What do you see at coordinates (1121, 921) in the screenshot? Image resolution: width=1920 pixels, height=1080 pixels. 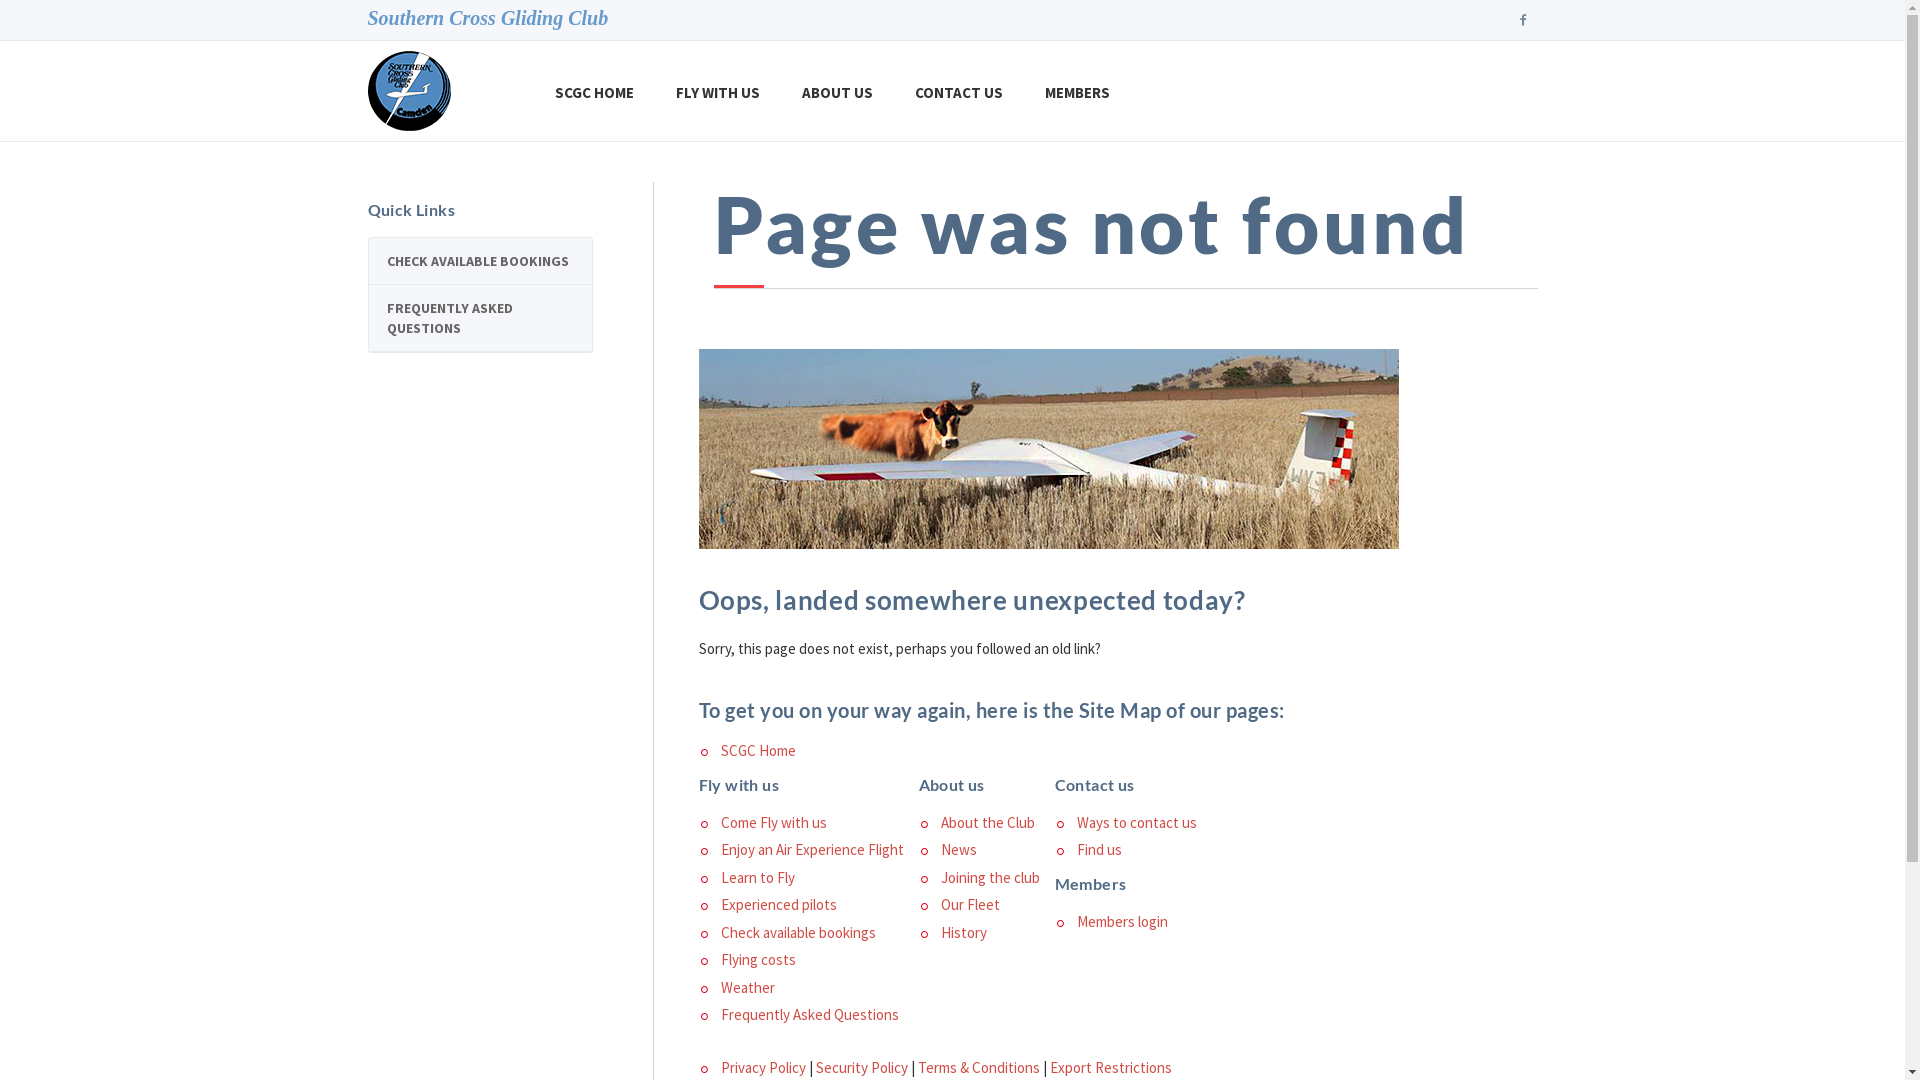 I see `'Members login'` at bounding box center [1121, 921].